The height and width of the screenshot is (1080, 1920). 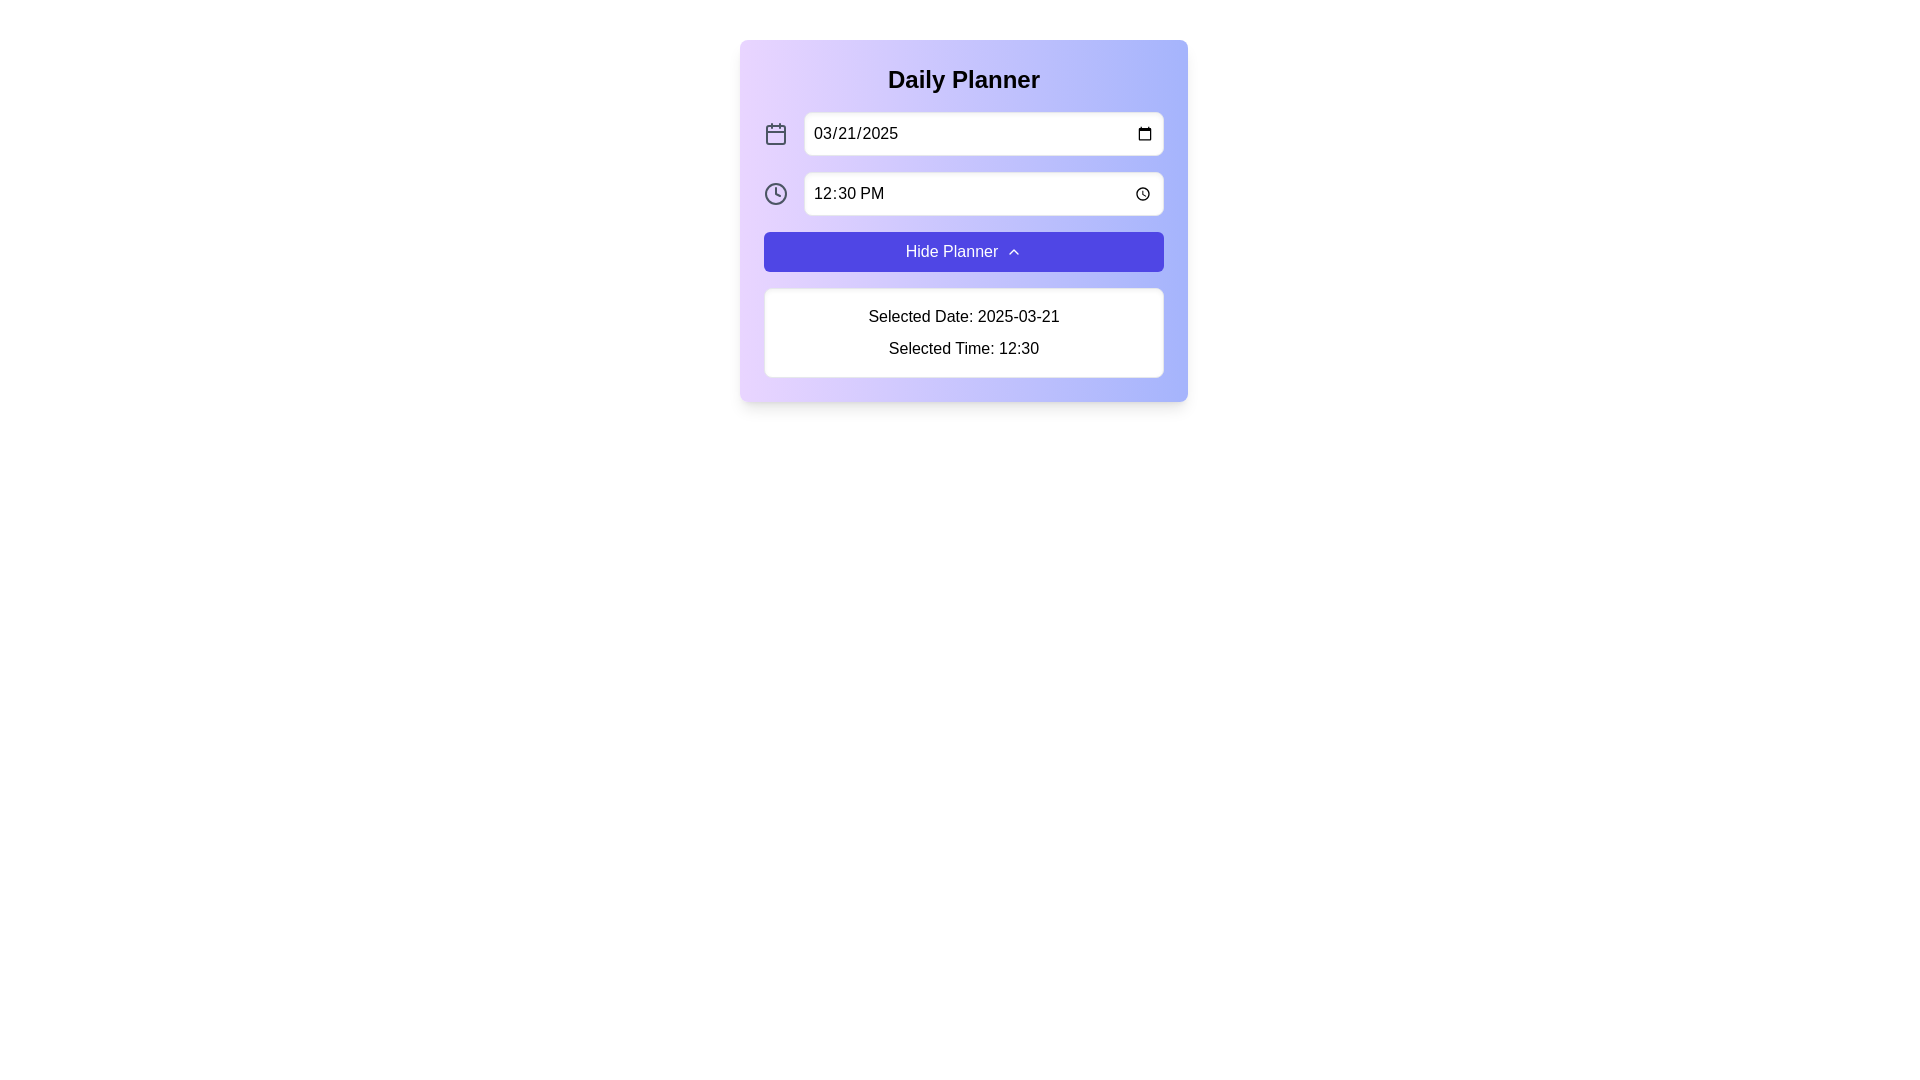 I want to click on the static text label that informs the user of the currently selected time within the planner application interface, which is located below the 'Selected Date: 2025-03-21' text, so click(x=964, y=347).